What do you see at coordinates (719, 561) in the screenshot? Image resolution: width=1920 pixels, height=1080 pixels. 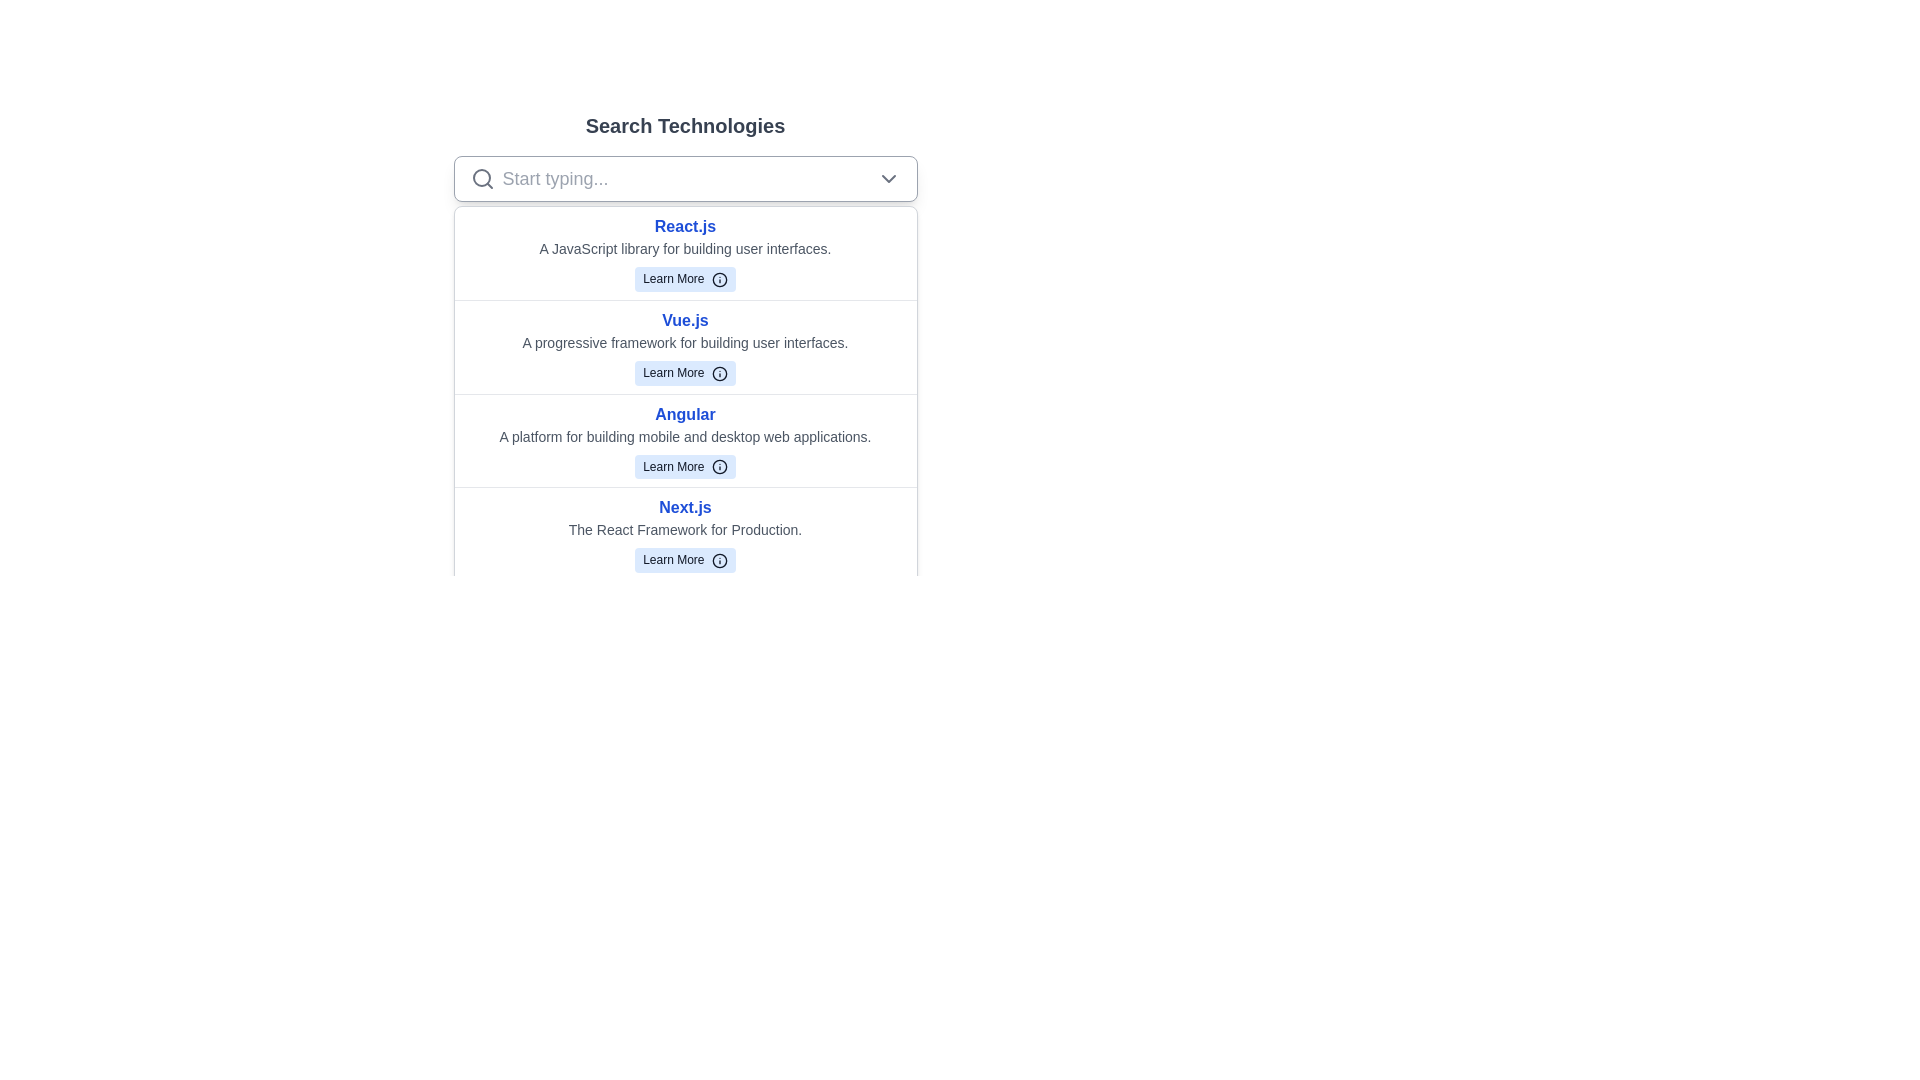 I see `the SVG circle element of the information icon within the 'Learn More' button for 'Next.js', which is located to the right of the text 'Learn More'` at bounding box center [719, 561].